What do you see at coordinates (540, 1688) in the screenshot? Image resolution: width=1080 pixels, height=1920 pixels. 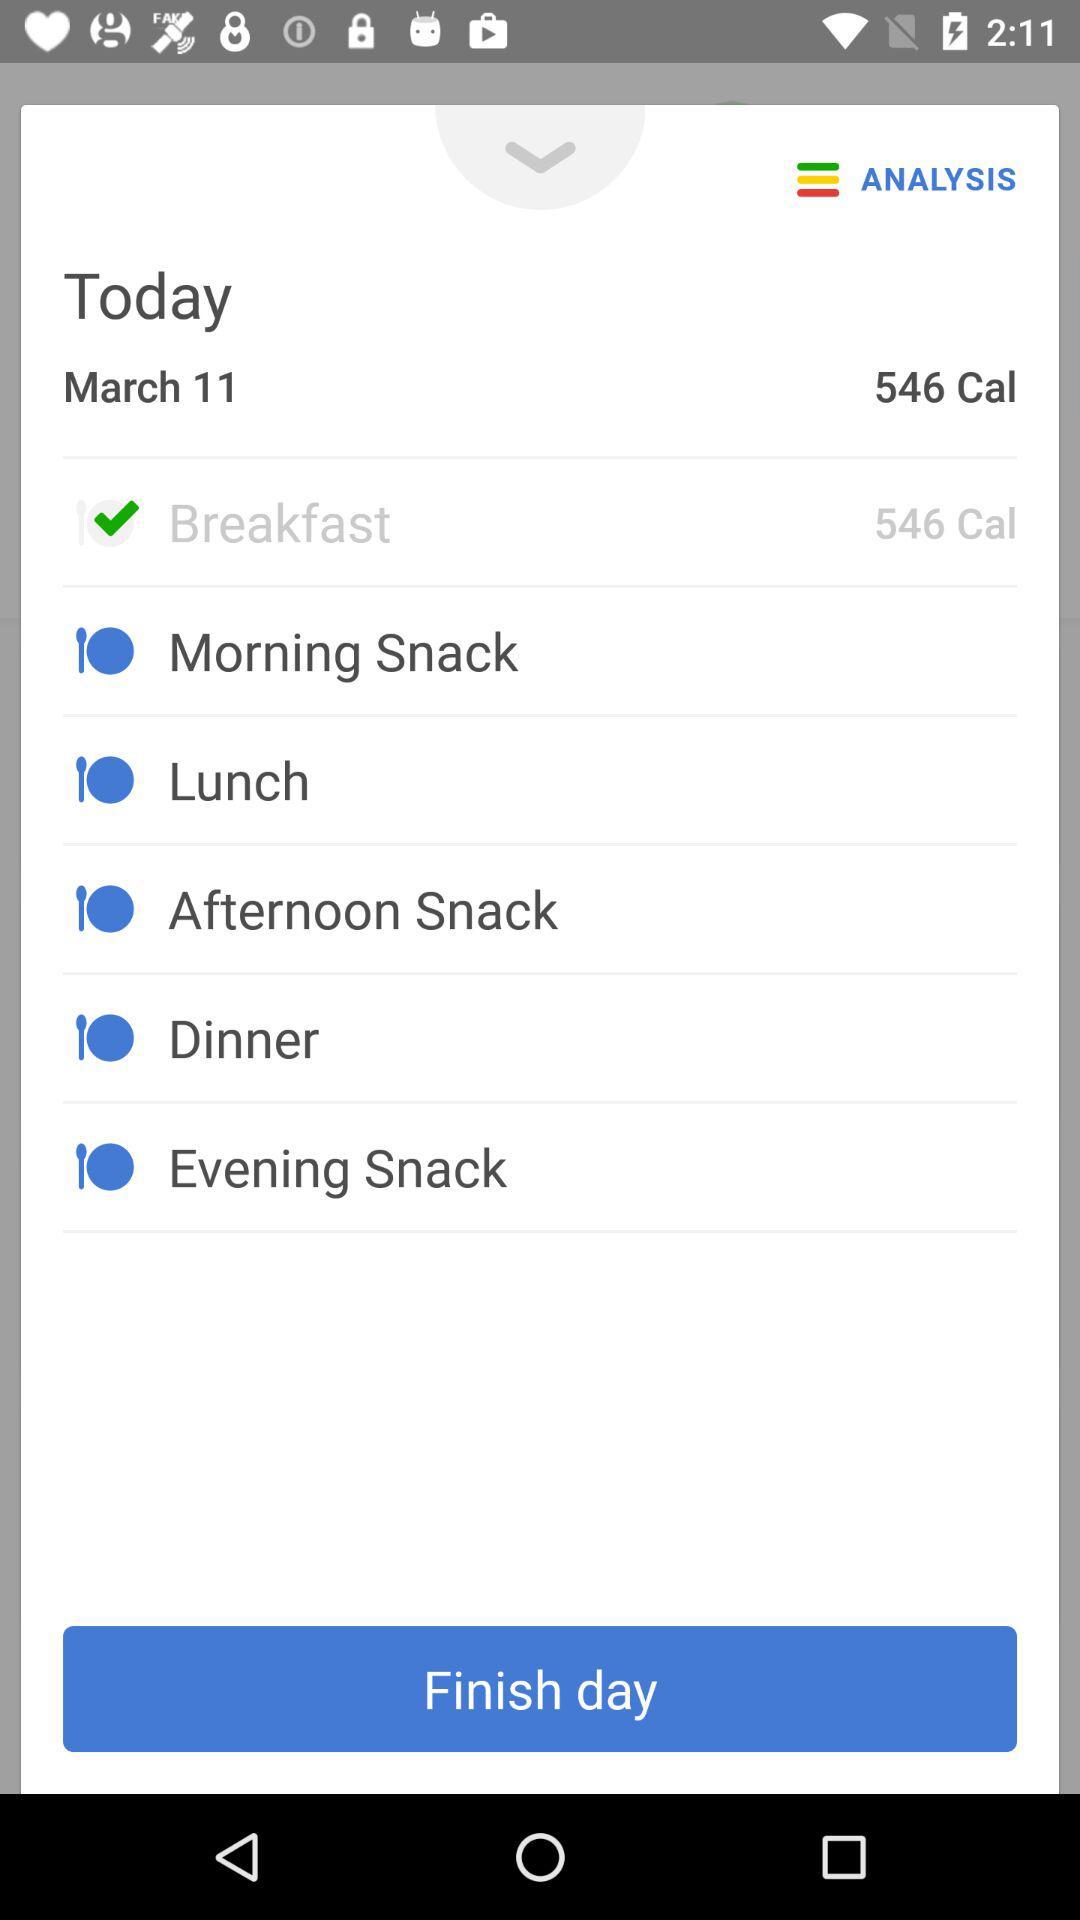 I see `the finish day icon` at bounding box center [540, 1688].